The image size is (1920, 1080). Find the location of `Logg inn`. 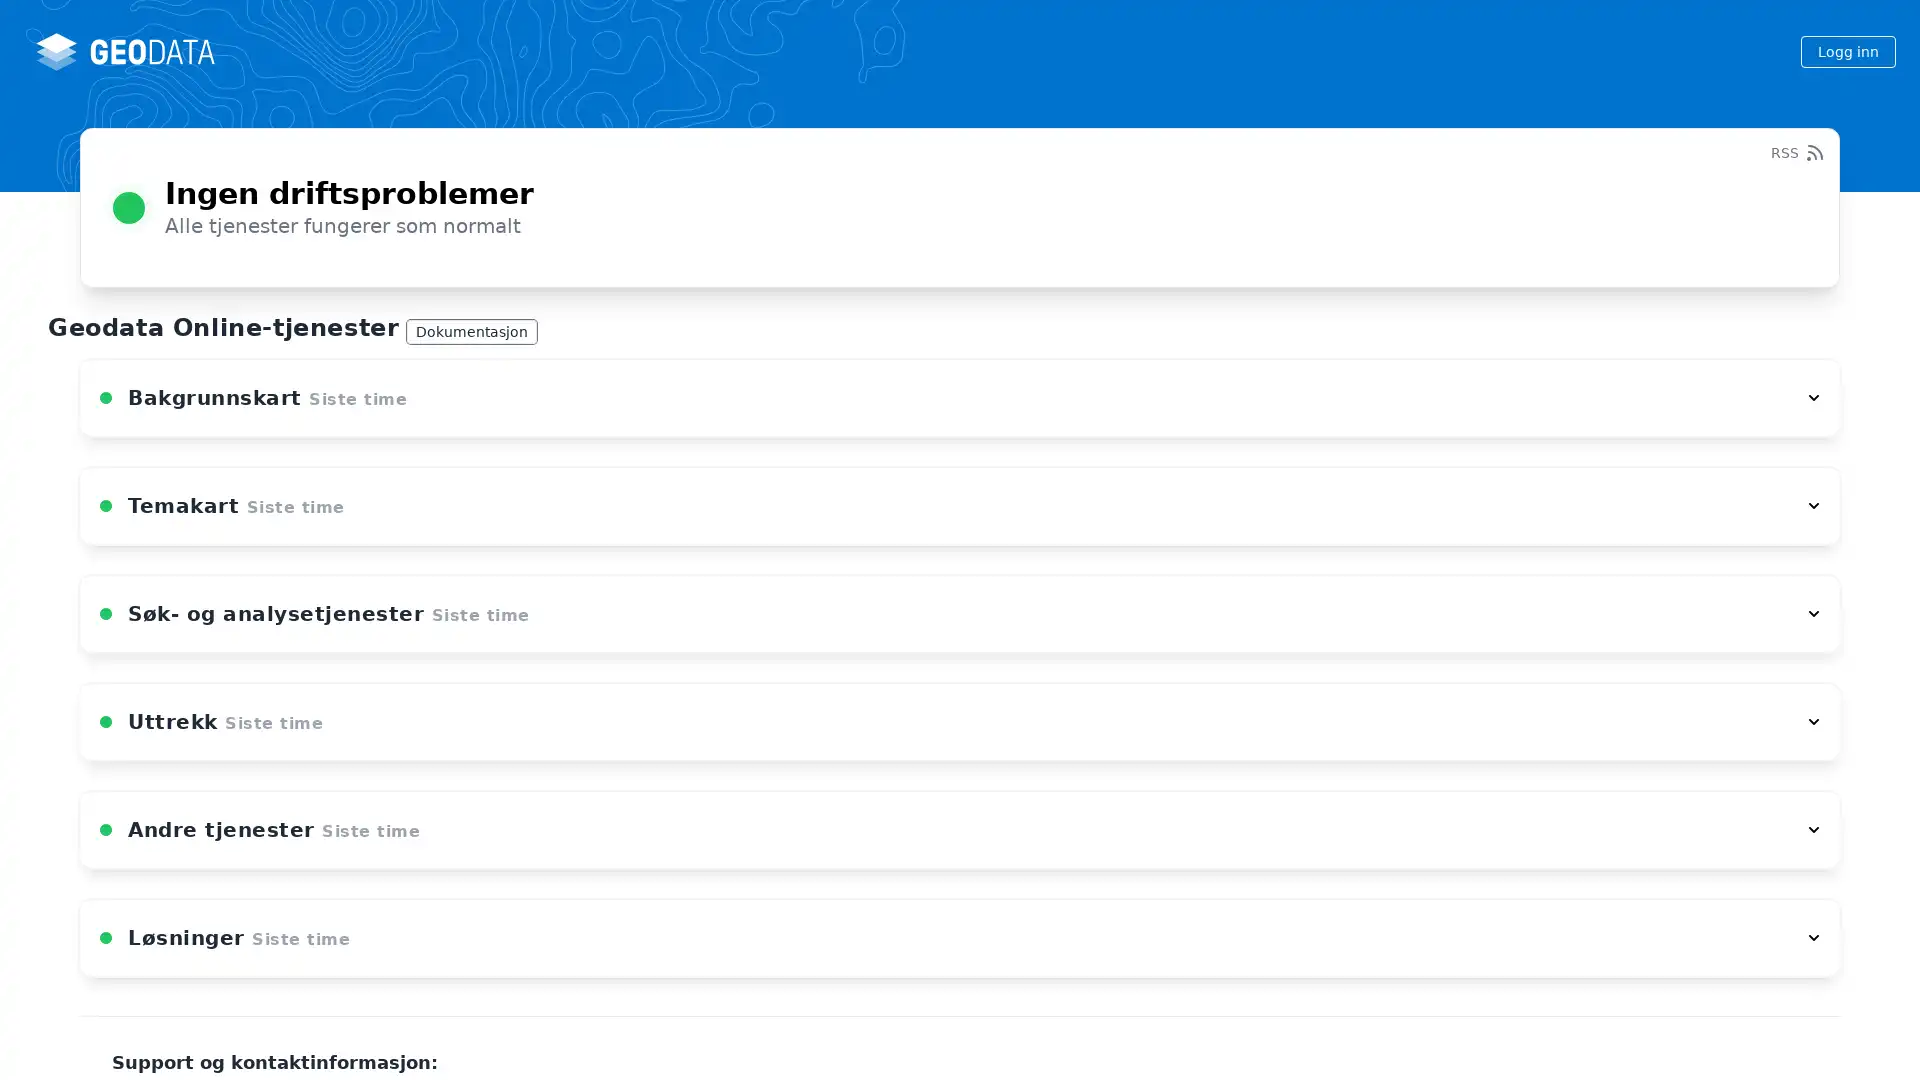

Logg inn is located at coordinates (1847, 50).